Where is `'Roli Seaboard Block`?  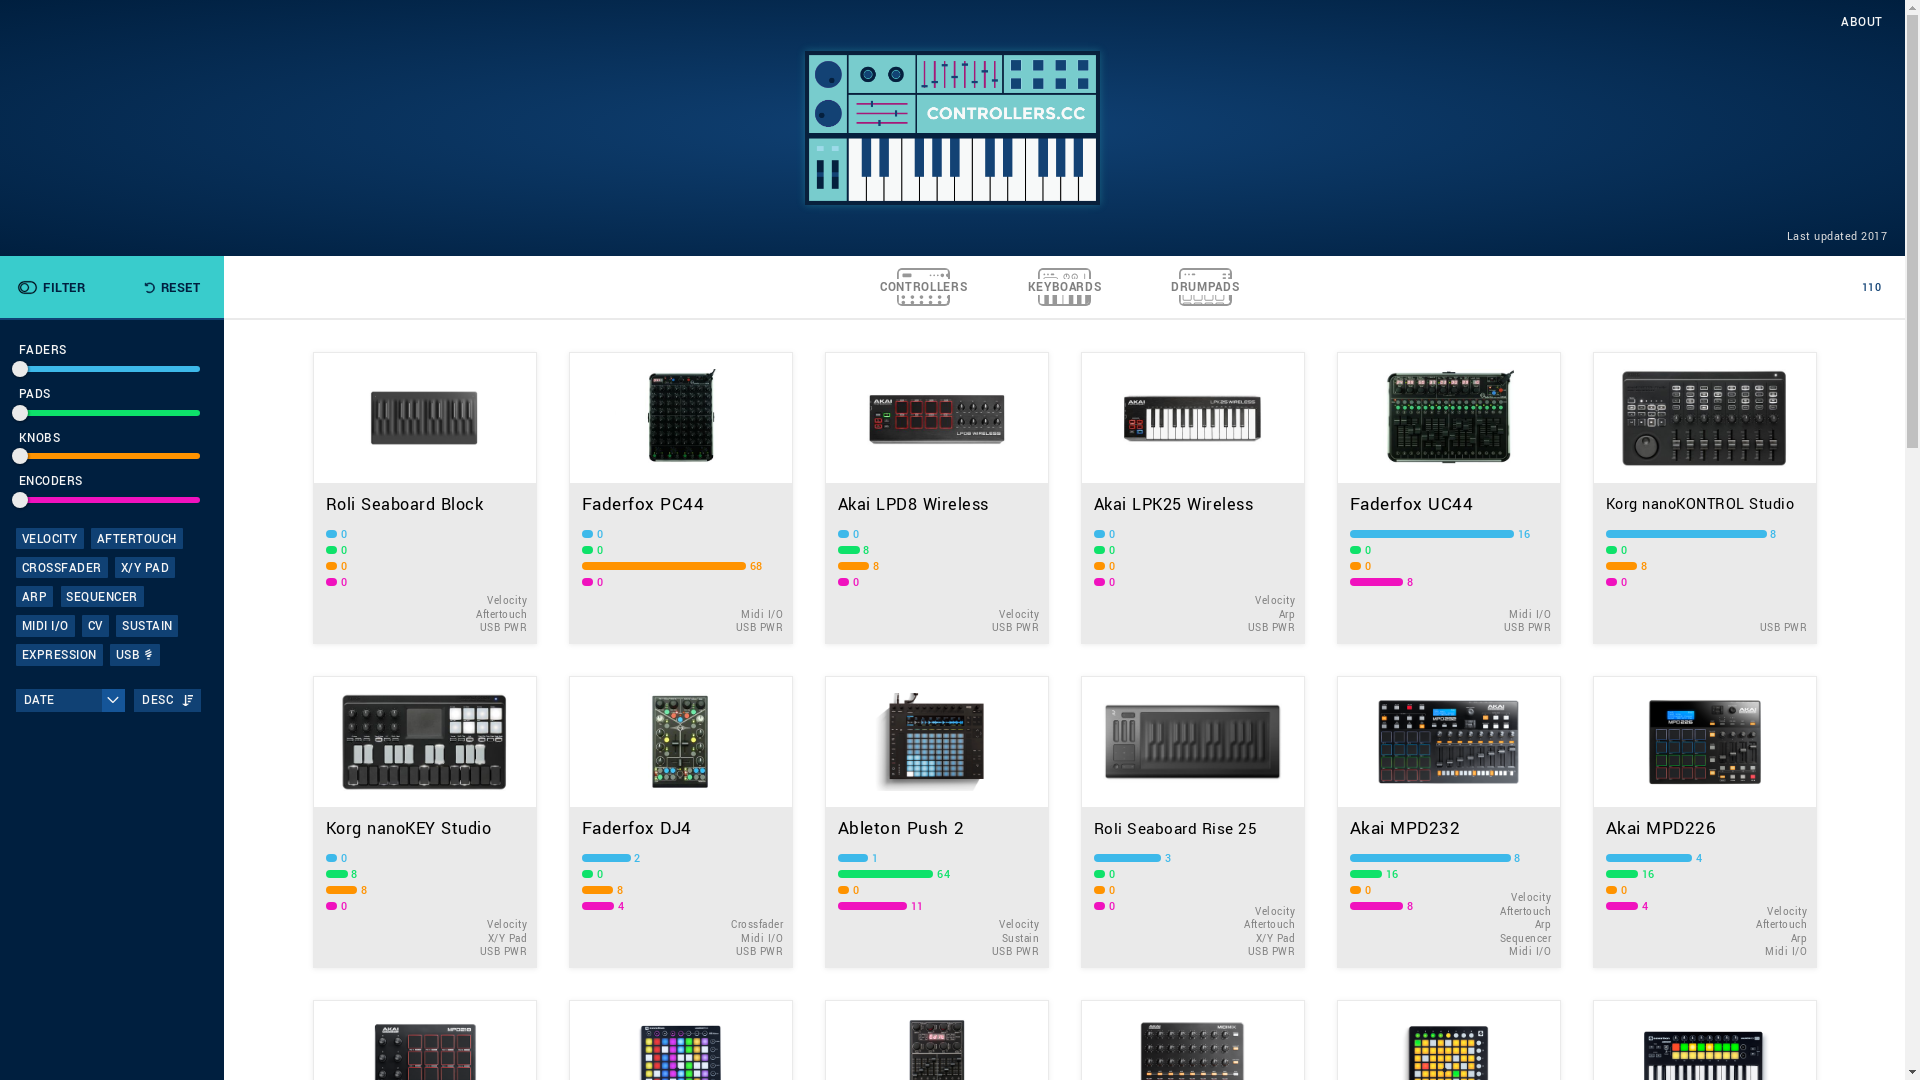
'Roli Seaboard Block is located at coordinates (422, 496).